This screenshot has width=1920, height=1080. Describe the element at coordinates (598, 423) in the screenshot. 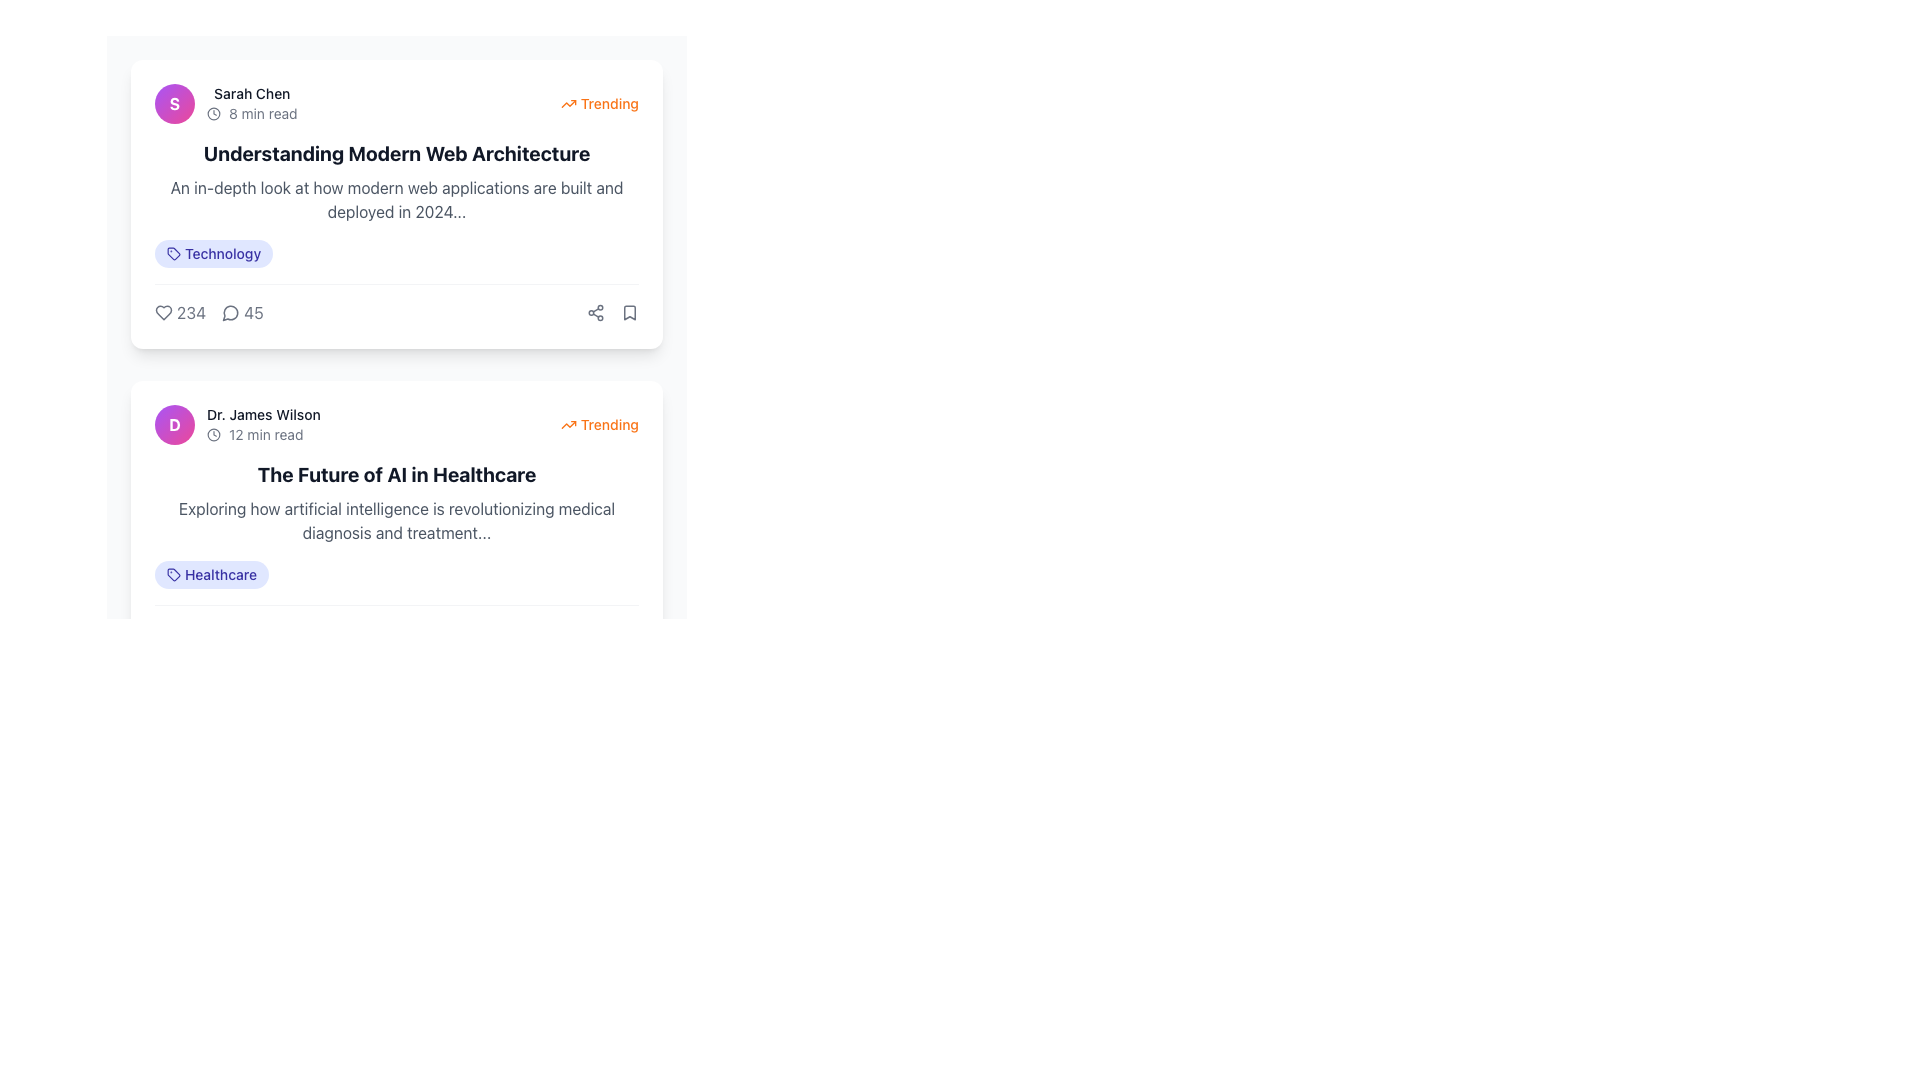

I see `the label with an orange upward-trending arrow icon and the text 'Trending' located on the right side of the article titled 'The Future of AI in Healthcare'` at that location.